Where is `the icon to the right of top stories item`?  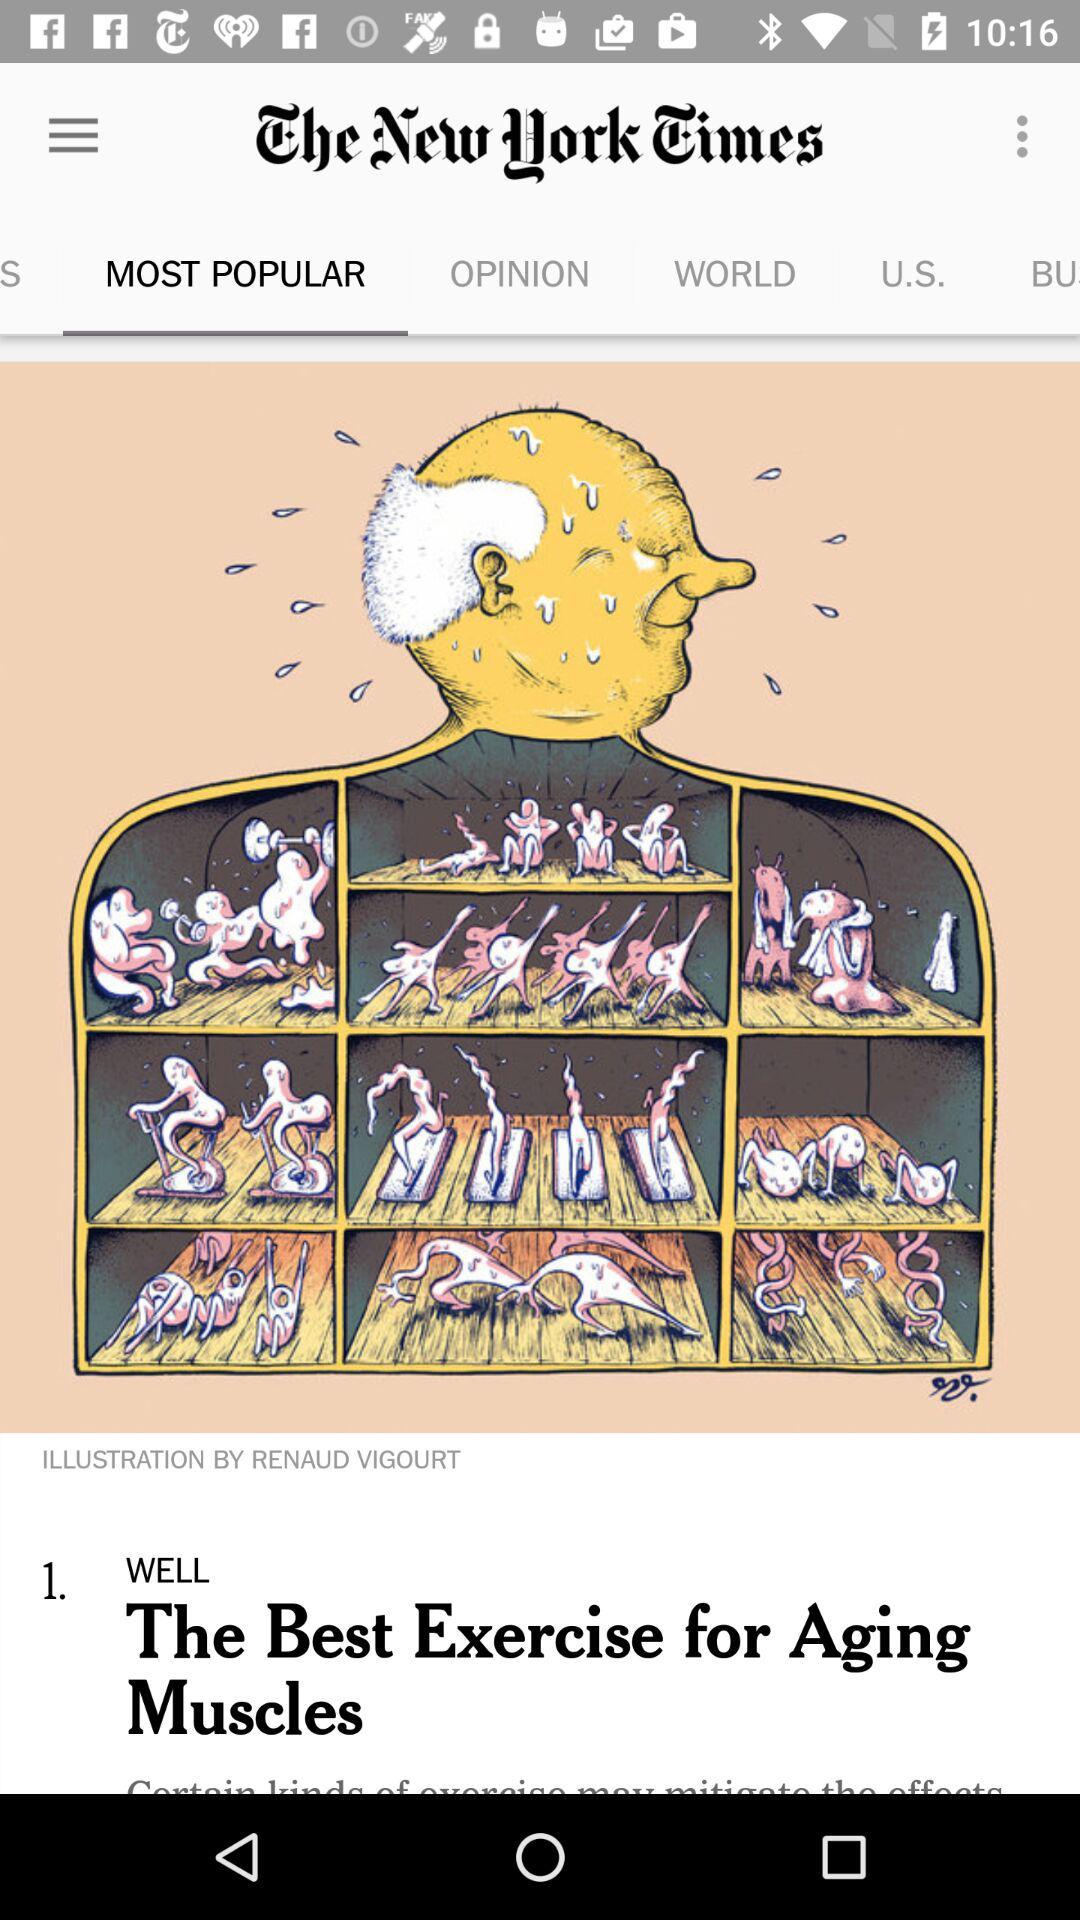 the icon to the right of top stories item is located at coordinates (234, 272).